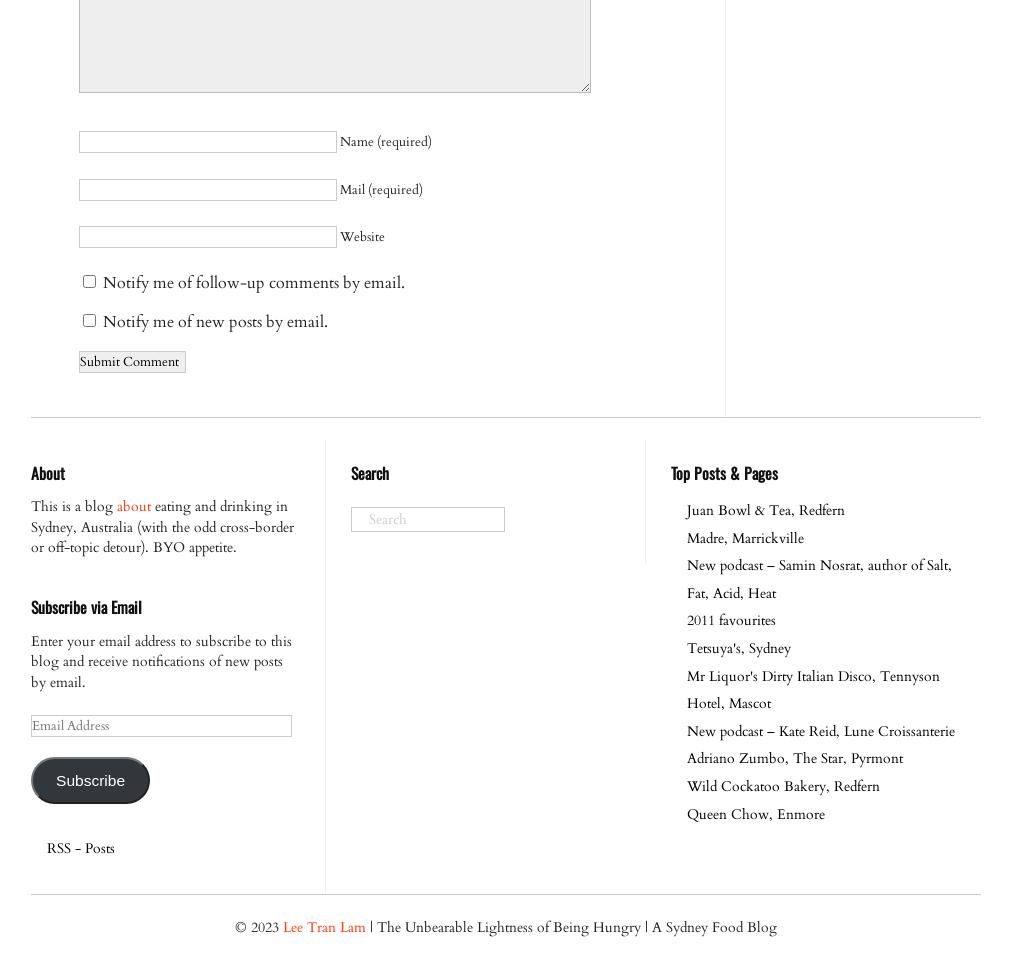 Image resolution: width=1013 pixels, height=970 pixels. What do you see at coordinates (214, 320) in the screenshot?
I see `'Notify me of new posts by email.'` at bounding box center [214, 320].